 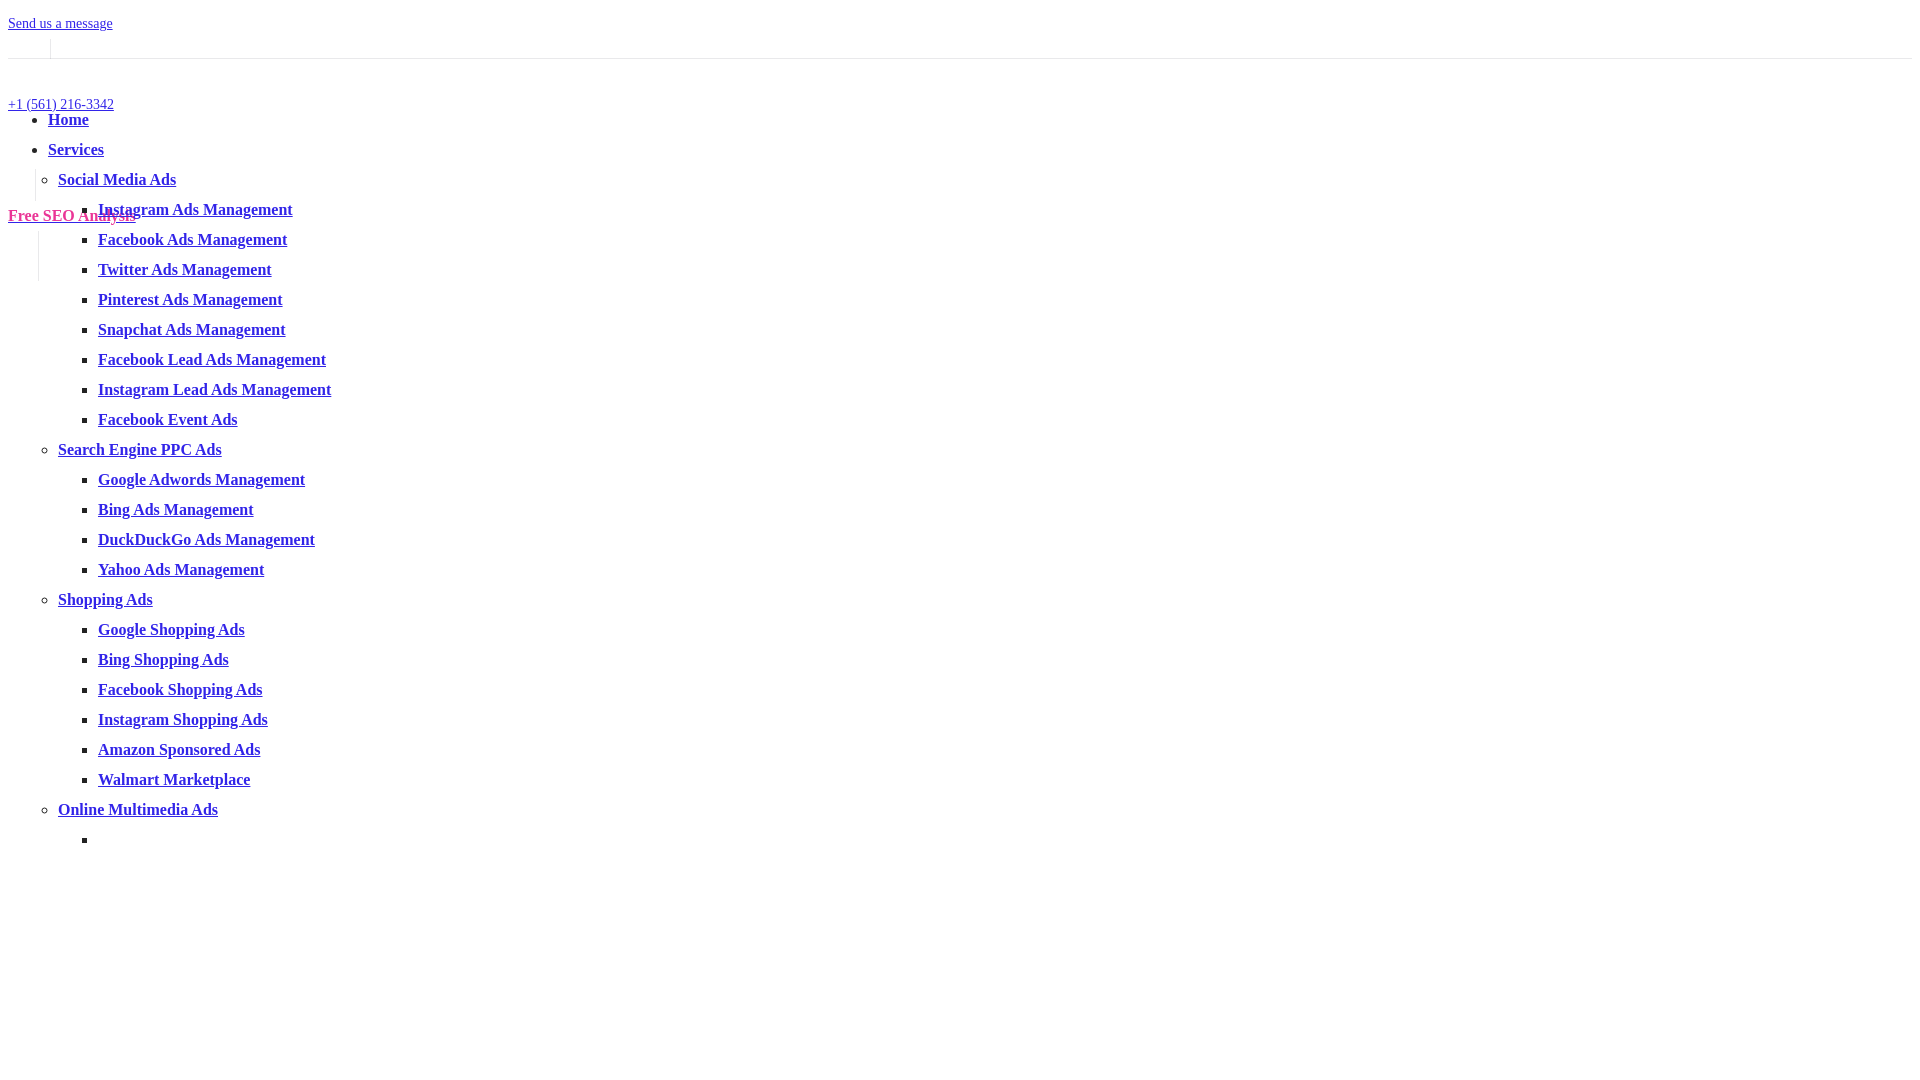 I want to click on 'Snapchat Ads Management', so click(x=96, y=328).